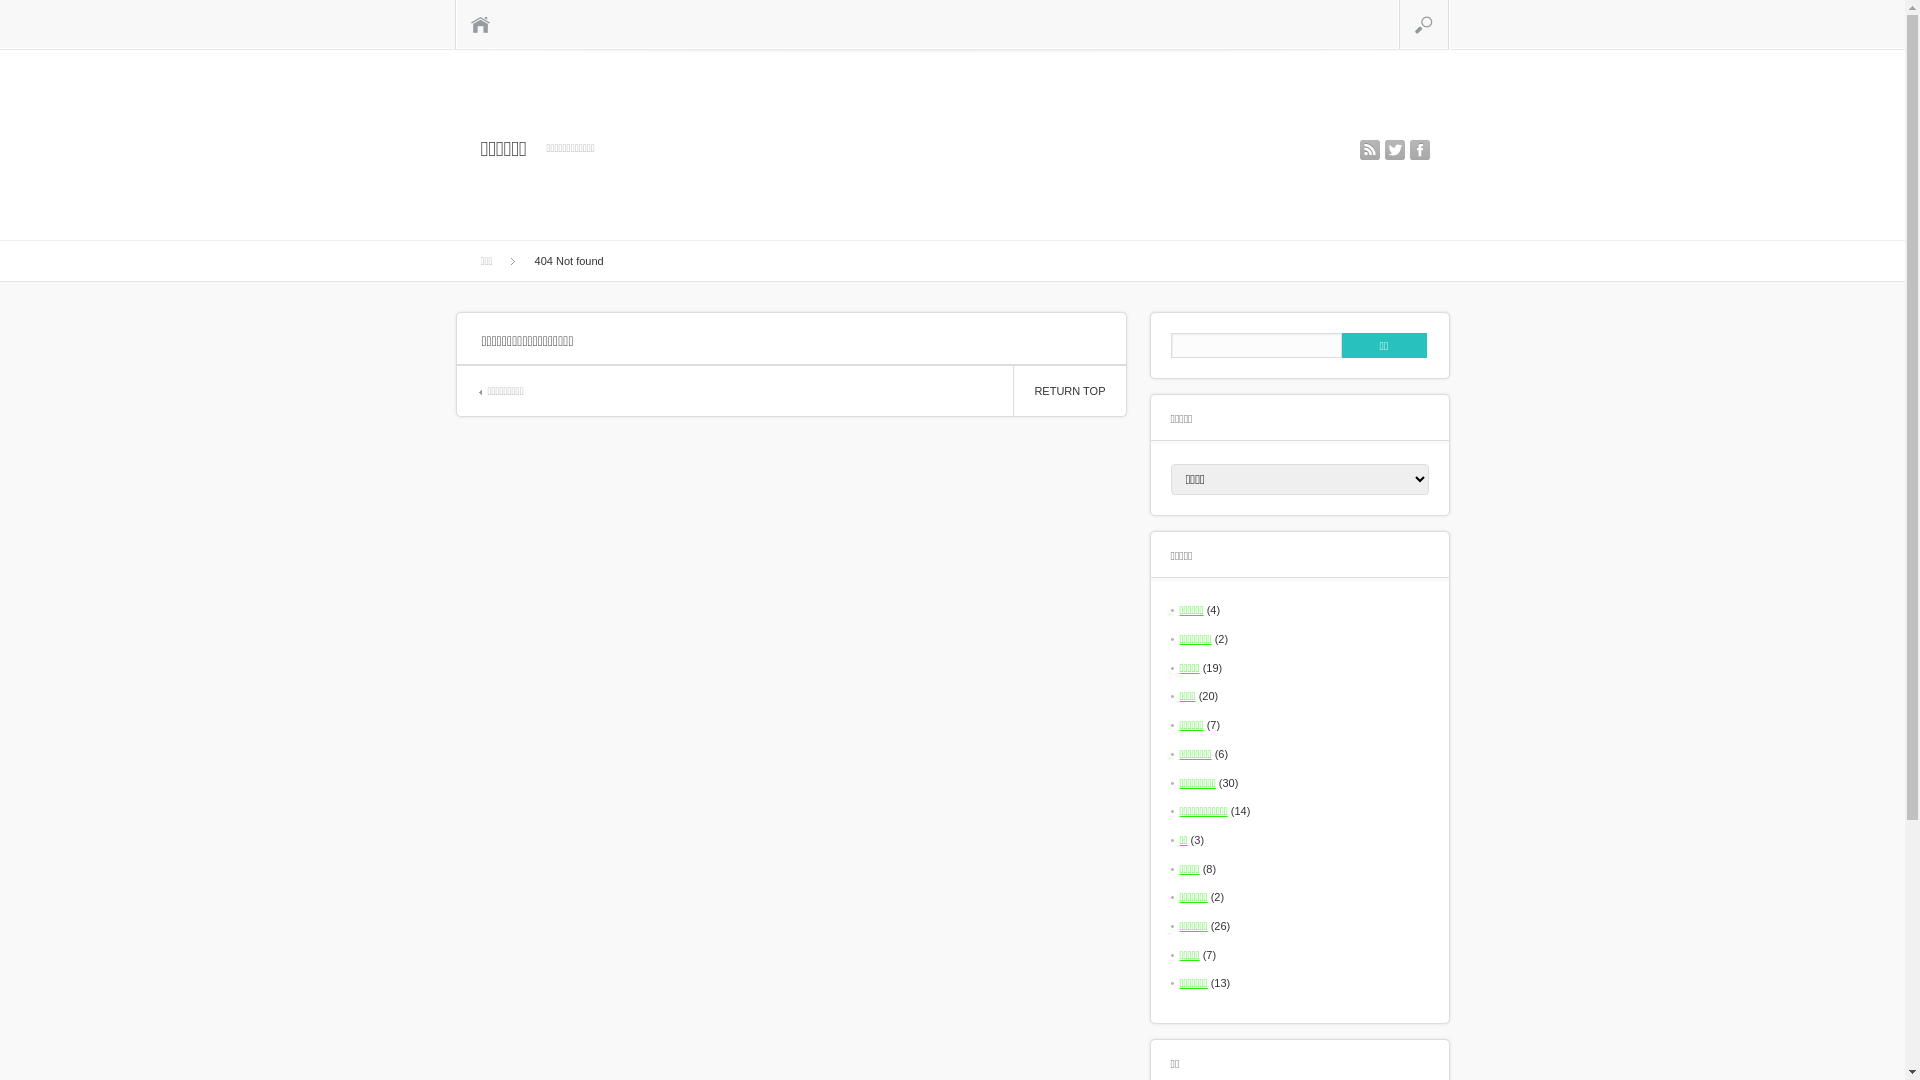  Describe the element at coordinates (1359, 149) in the screenshot. I see `'rss'` at that location.